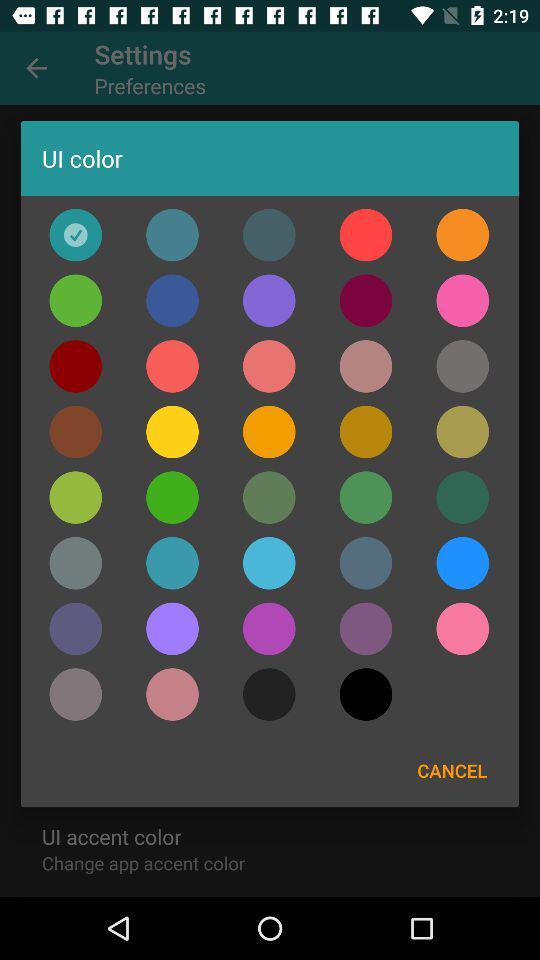 This screenshot has width=540, height=960. What do you see at coordinates (269, 563) in the screenshot?
I see `press light blue circle` at bounding box center [269, 563].